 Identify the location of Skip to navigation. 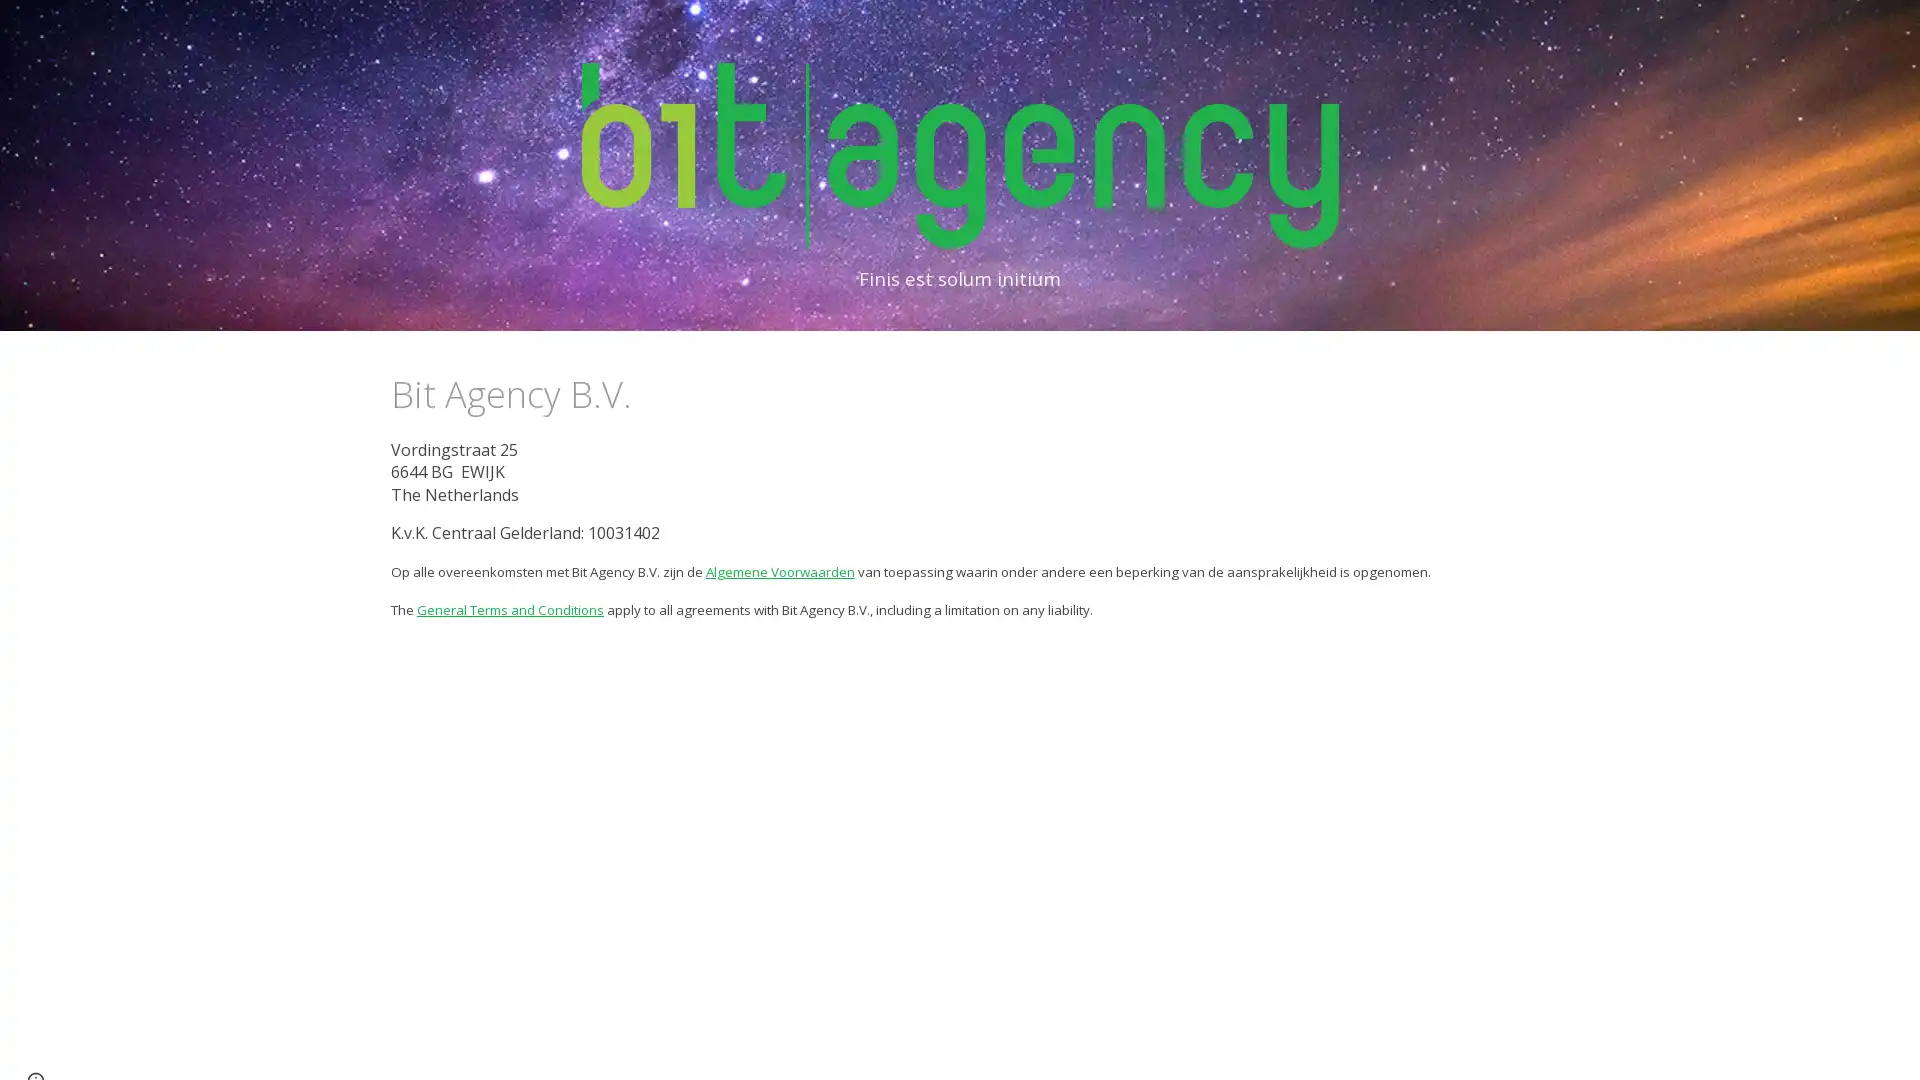
(1139, 37).